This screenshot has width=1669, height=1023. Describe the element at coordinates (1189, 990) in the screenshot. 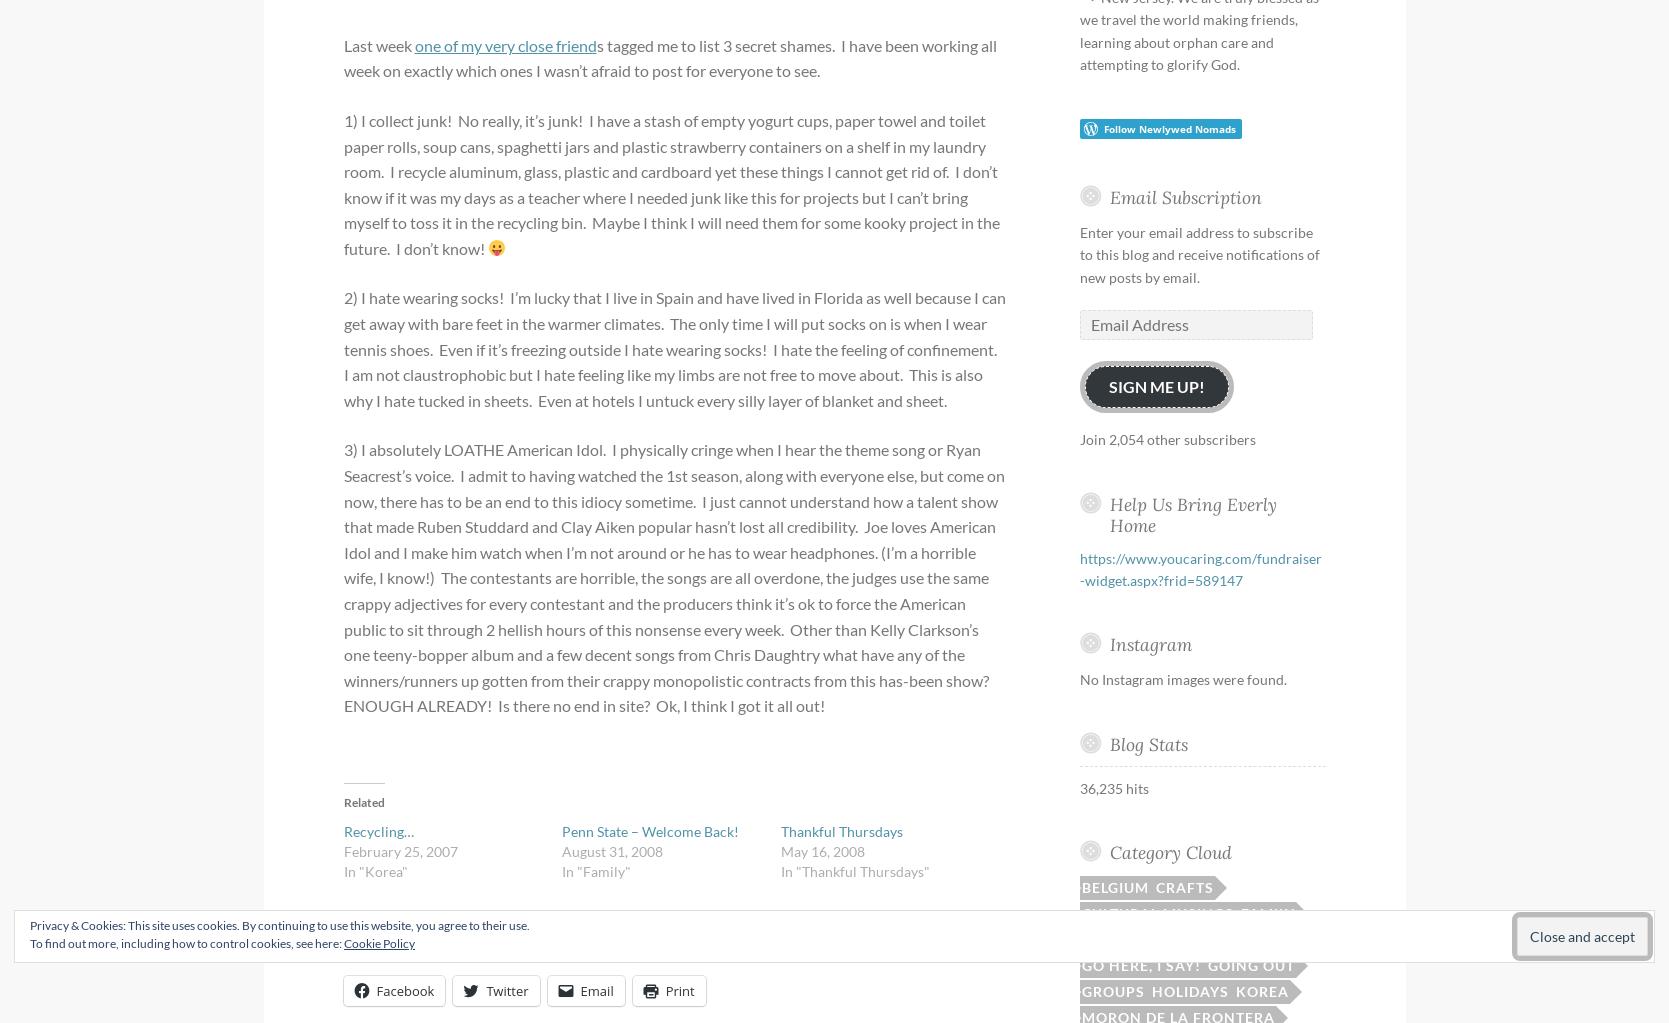

I see `'Holidays'` at that location.